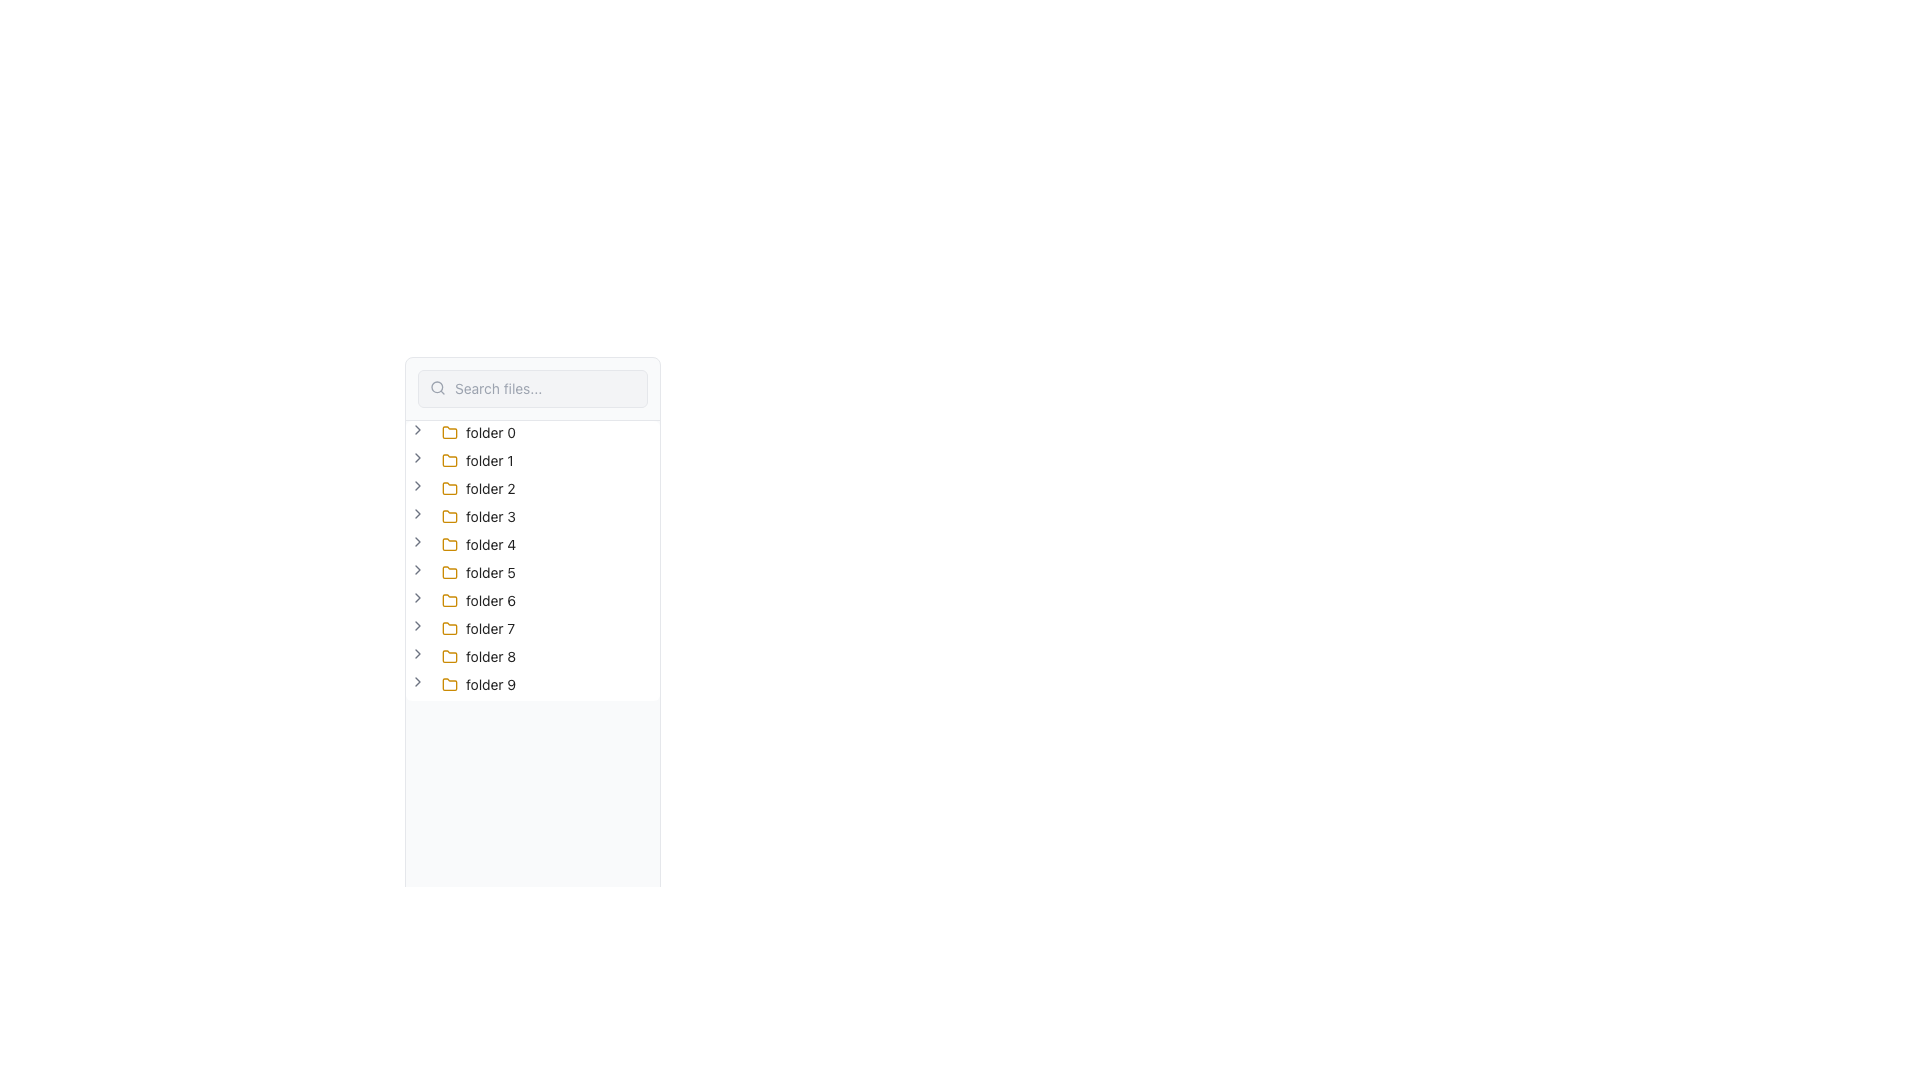  Describe the element at coordinates (449, 599) in the screenshot. I see `the sixth folder icon with a yellow outline labeled 'folder 6' to interact with it` at that location.